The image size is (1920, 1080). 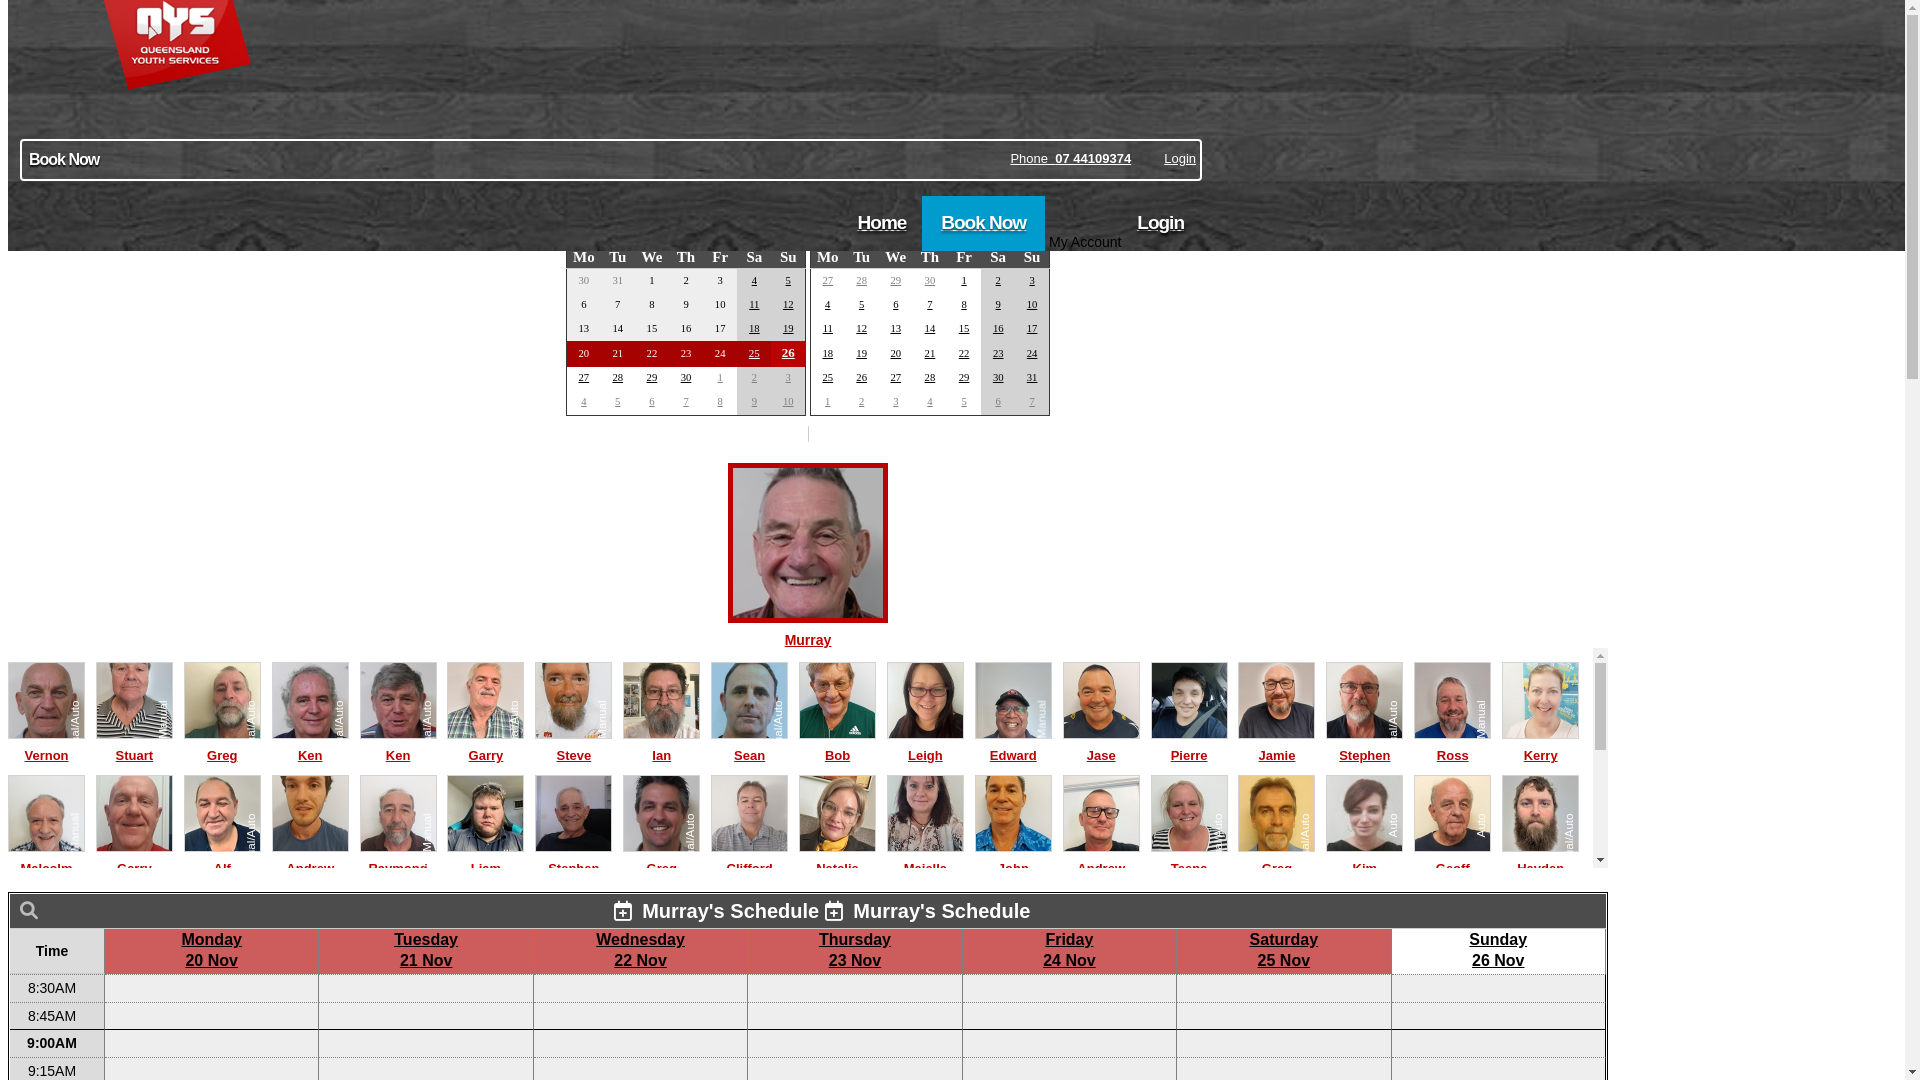 I want to click on 'Sean, so click(x=748, y=745).